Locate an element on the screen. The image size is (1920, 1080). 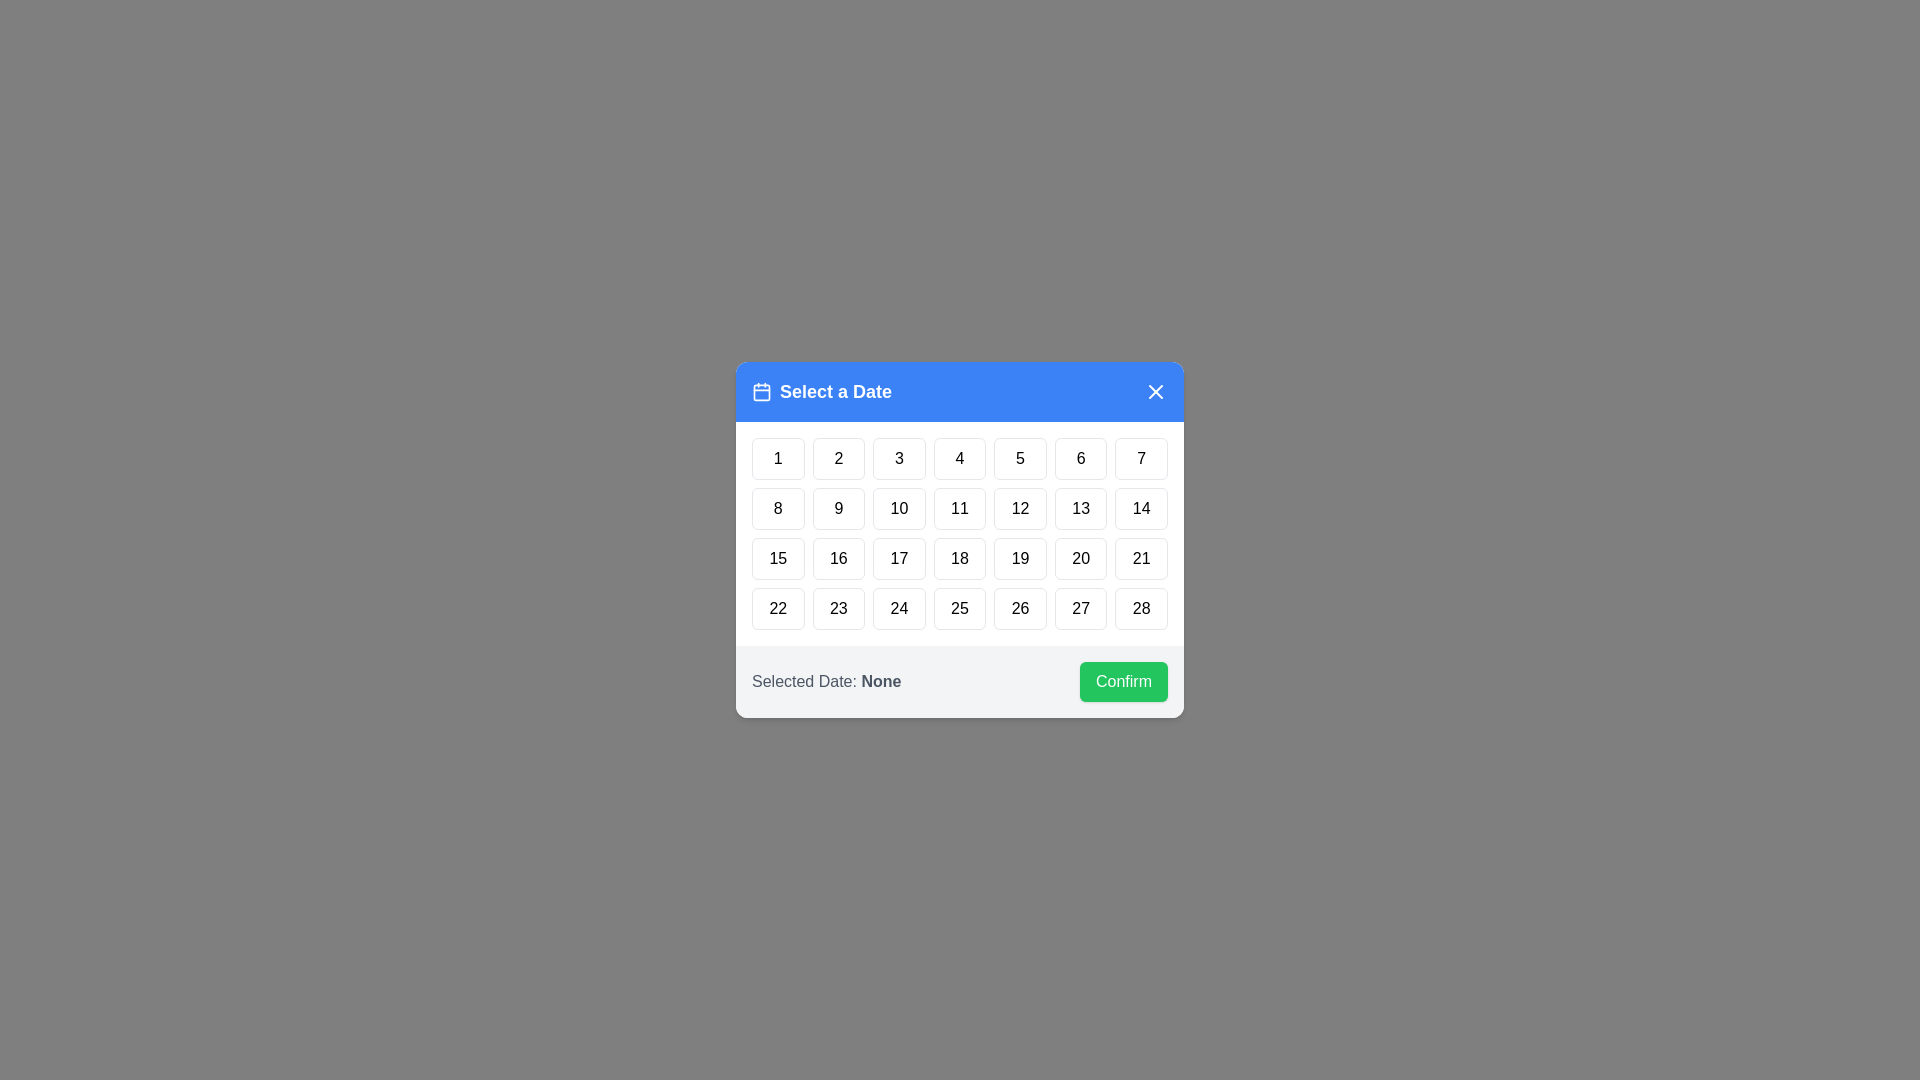
the button representing the day 23 to select that date is located at coordinates (839, 608).